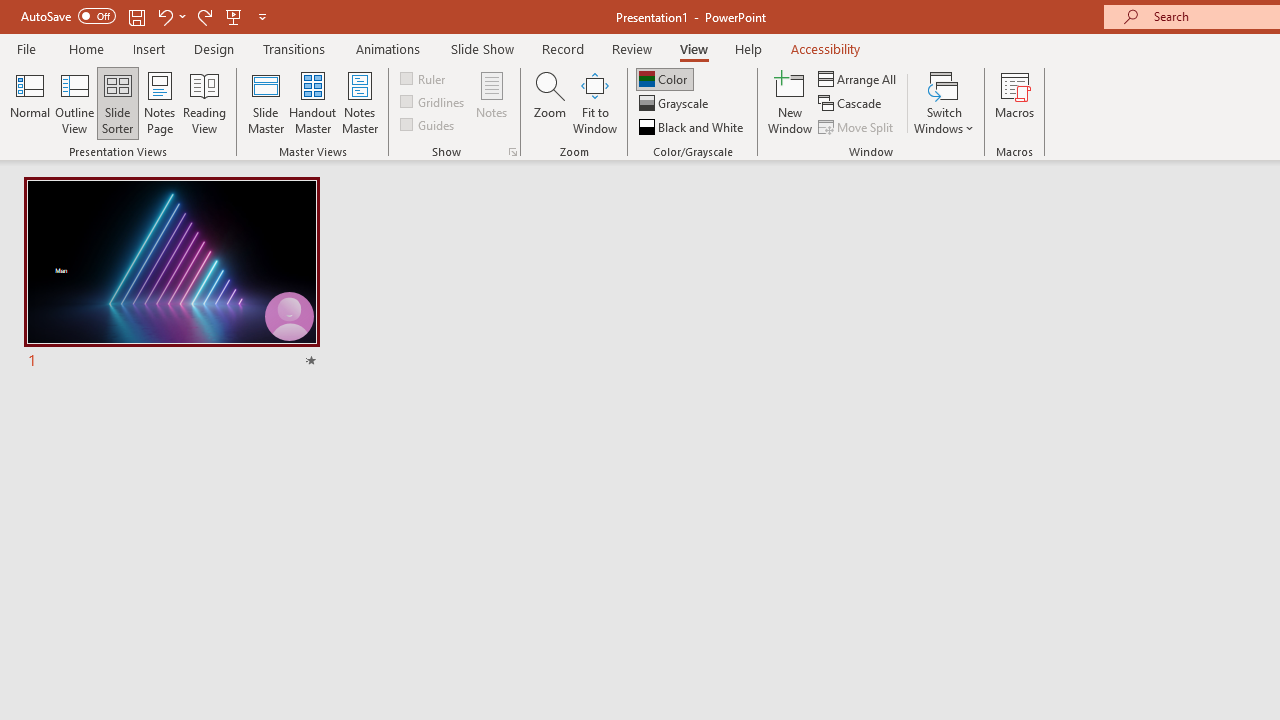 The width and height of the screenshot is (1280, 720). What do you see at coordinates (311, 103) in the screenshot?
I see `'Handout Master'` at bounding box center [311, 103].